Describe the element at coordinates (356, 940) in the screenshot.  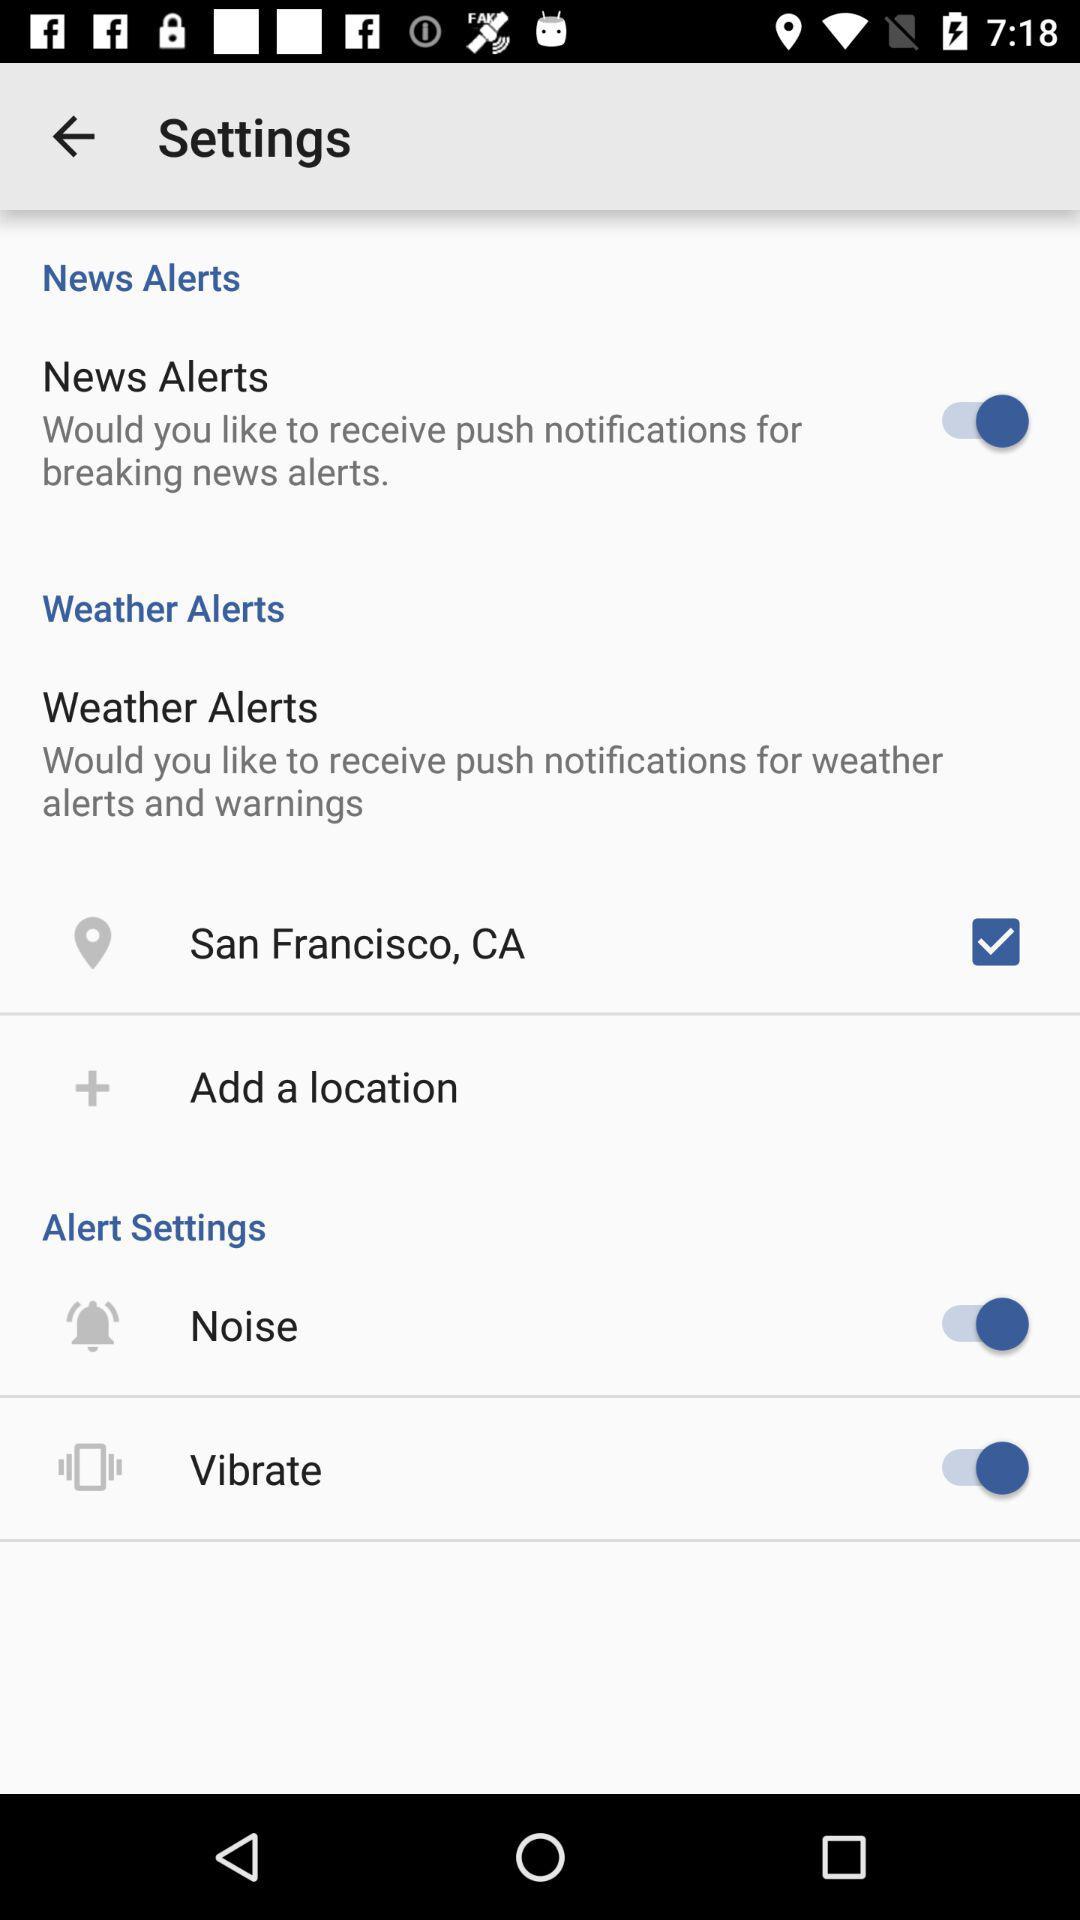
I see `the san francisco, ca item` at that location.